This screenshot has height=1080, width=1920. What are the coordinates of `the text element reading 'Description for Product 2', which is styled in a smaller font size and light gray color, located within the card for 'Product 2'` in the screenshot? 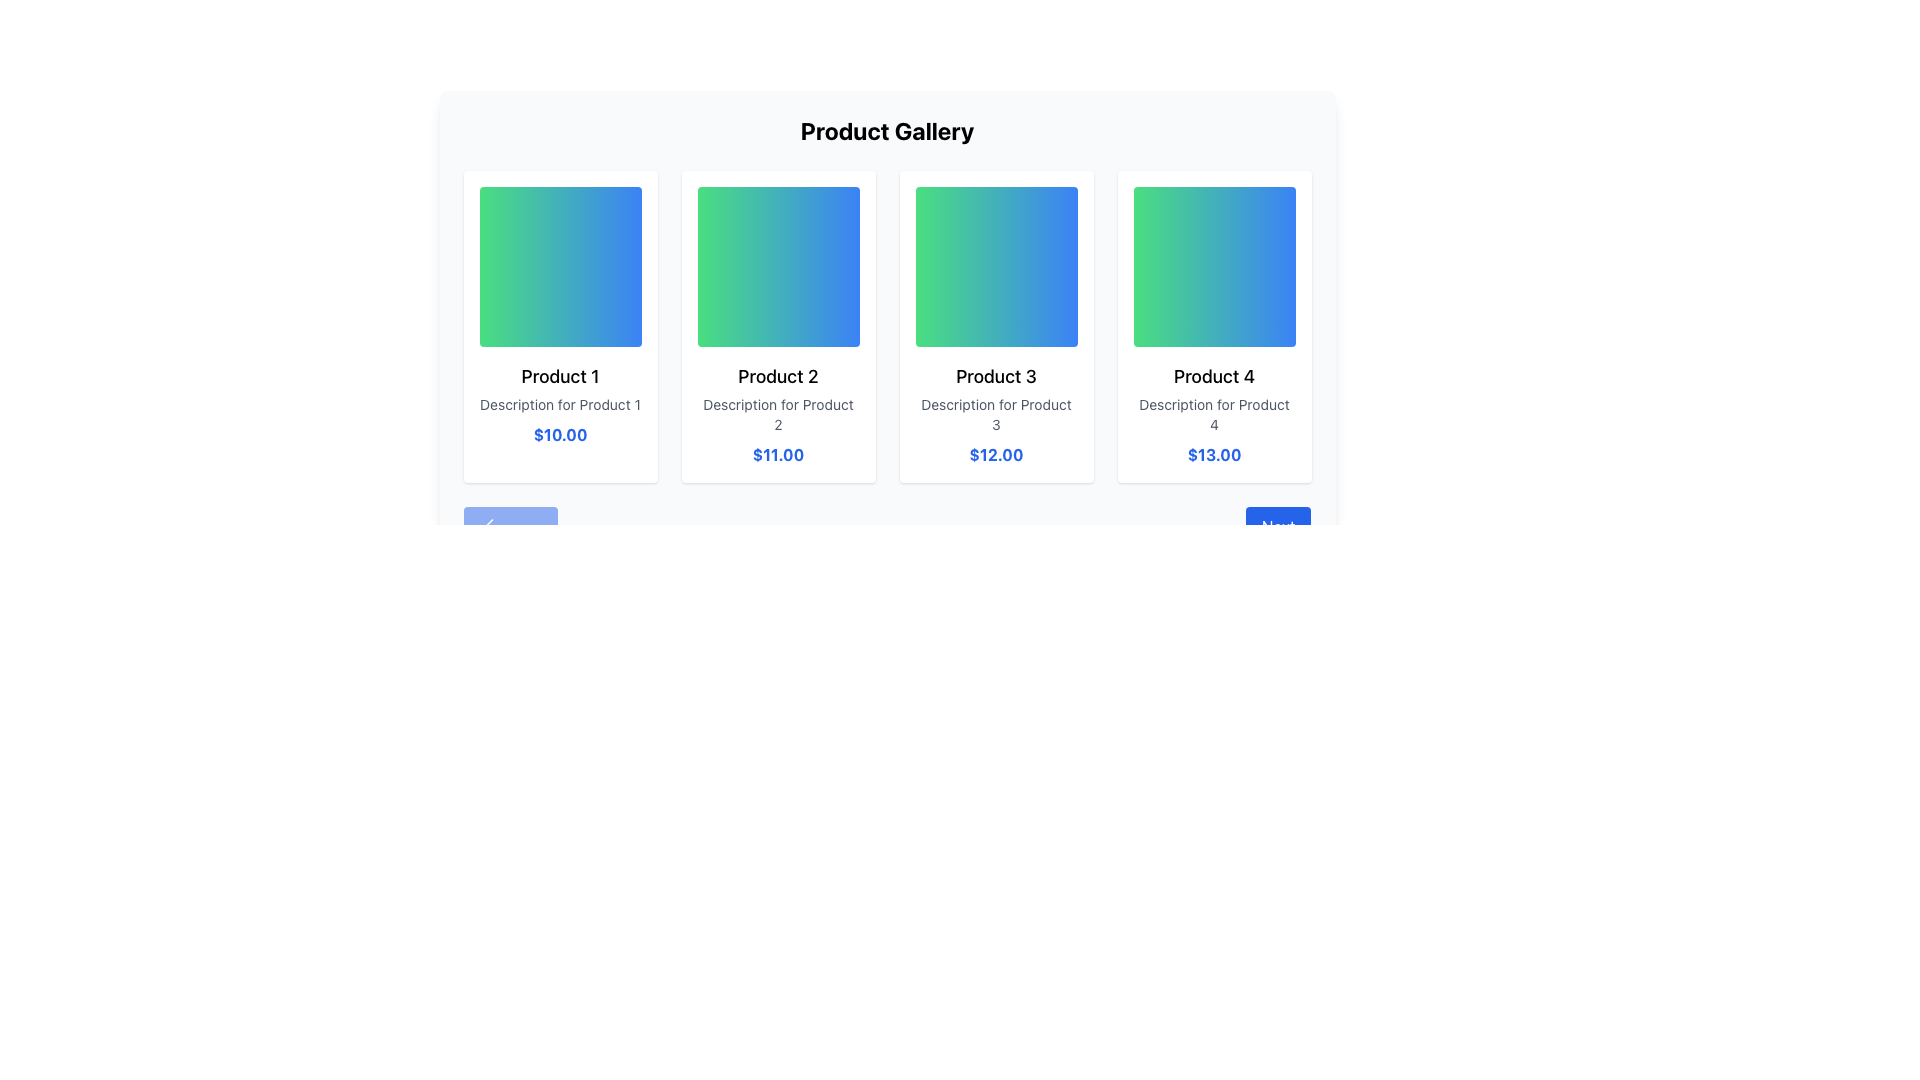 It's located at (777, 414).